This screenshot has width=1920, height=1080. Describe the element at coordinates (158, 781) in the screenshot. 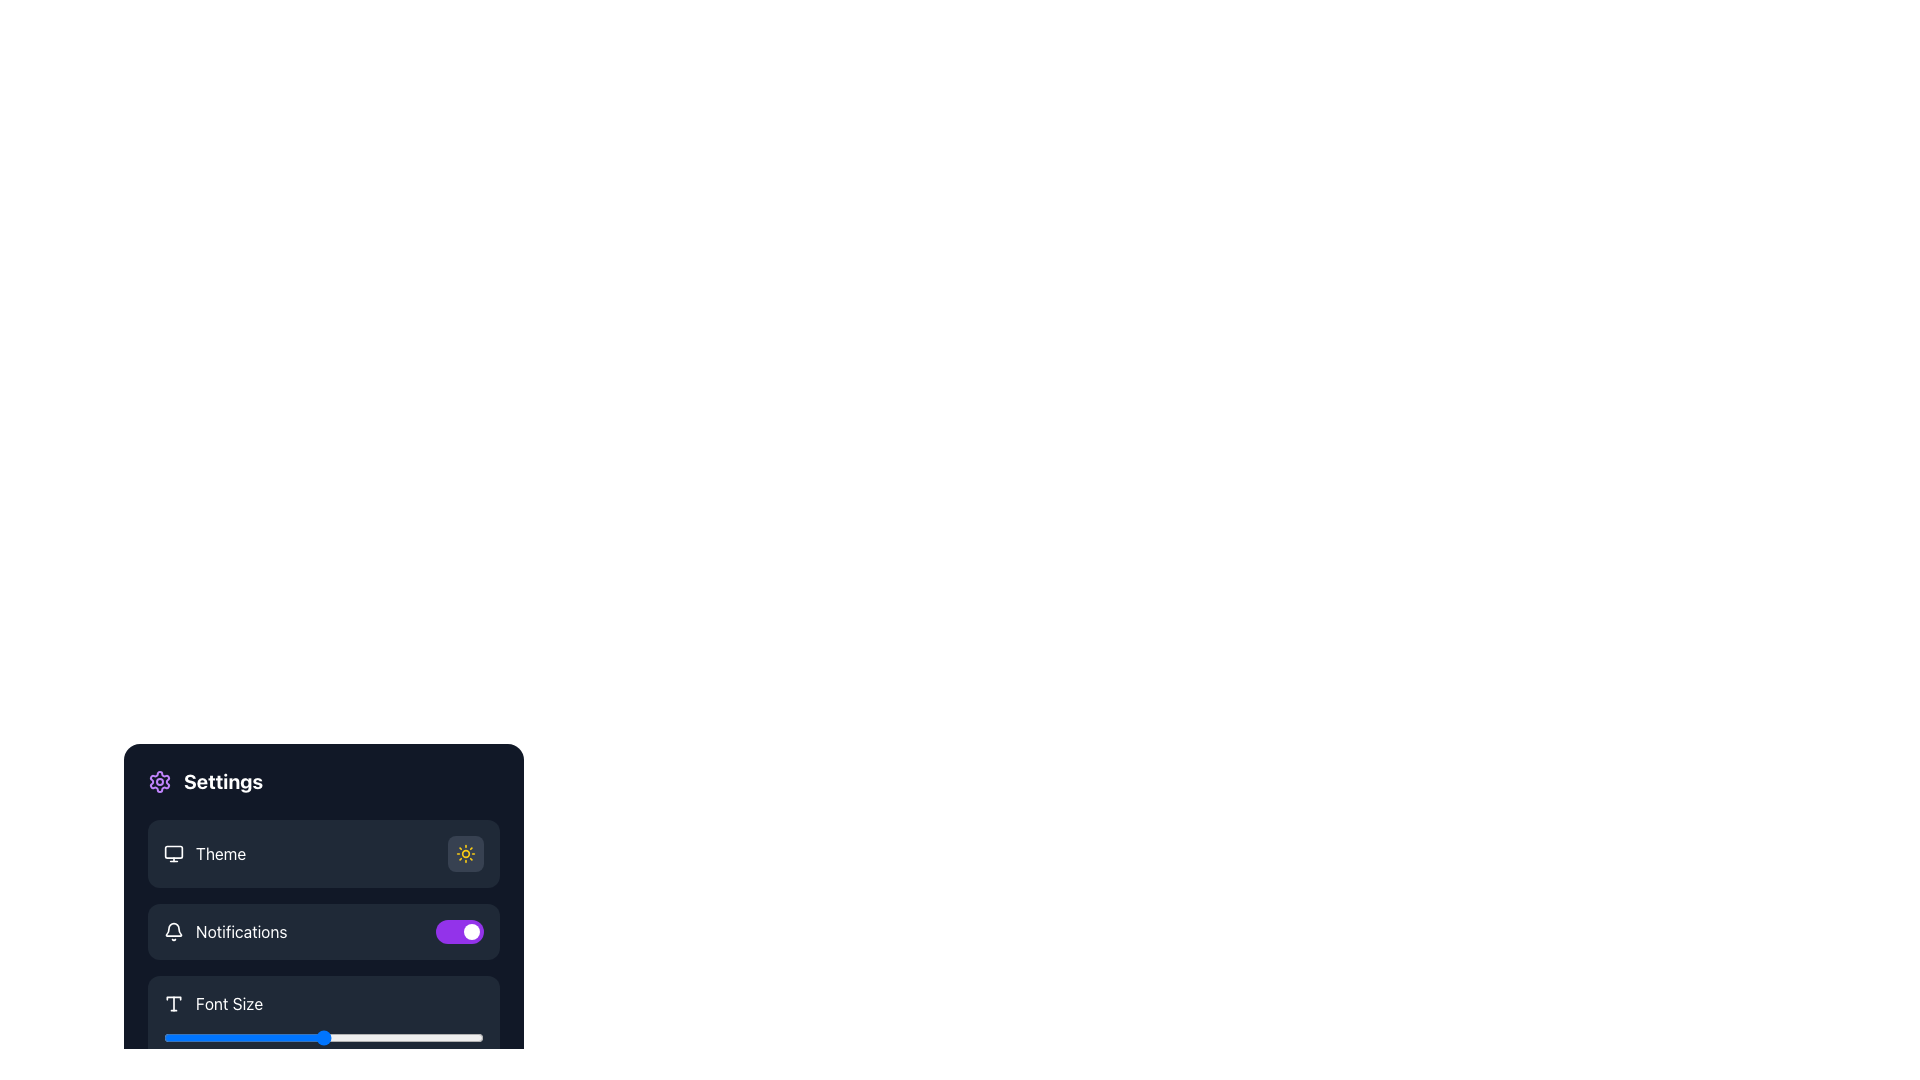

I see `the settings icon located at the top left of the sidebar menu, adjacent to the label 'Settings'` at that location.